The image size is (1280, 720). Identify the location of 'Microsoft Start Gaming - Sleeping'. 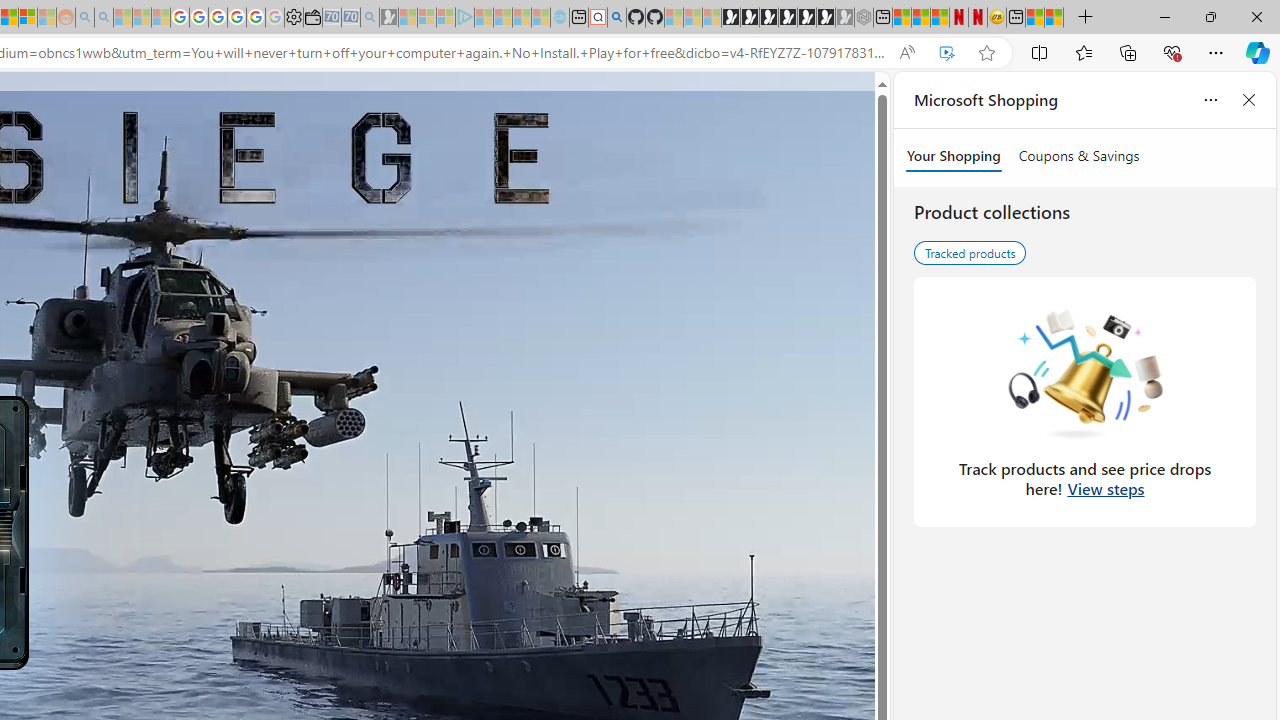
(389, 17).